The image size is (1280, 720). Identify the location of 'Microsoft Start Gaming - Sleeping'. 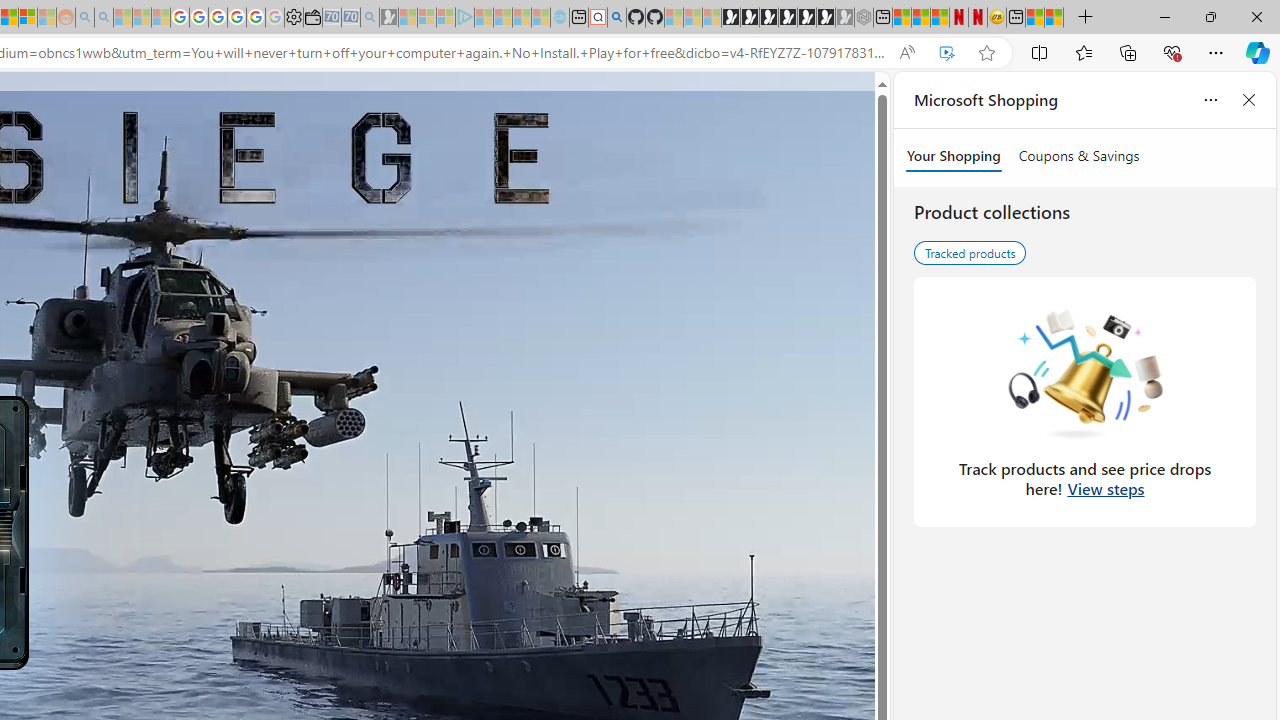
(389, 17).